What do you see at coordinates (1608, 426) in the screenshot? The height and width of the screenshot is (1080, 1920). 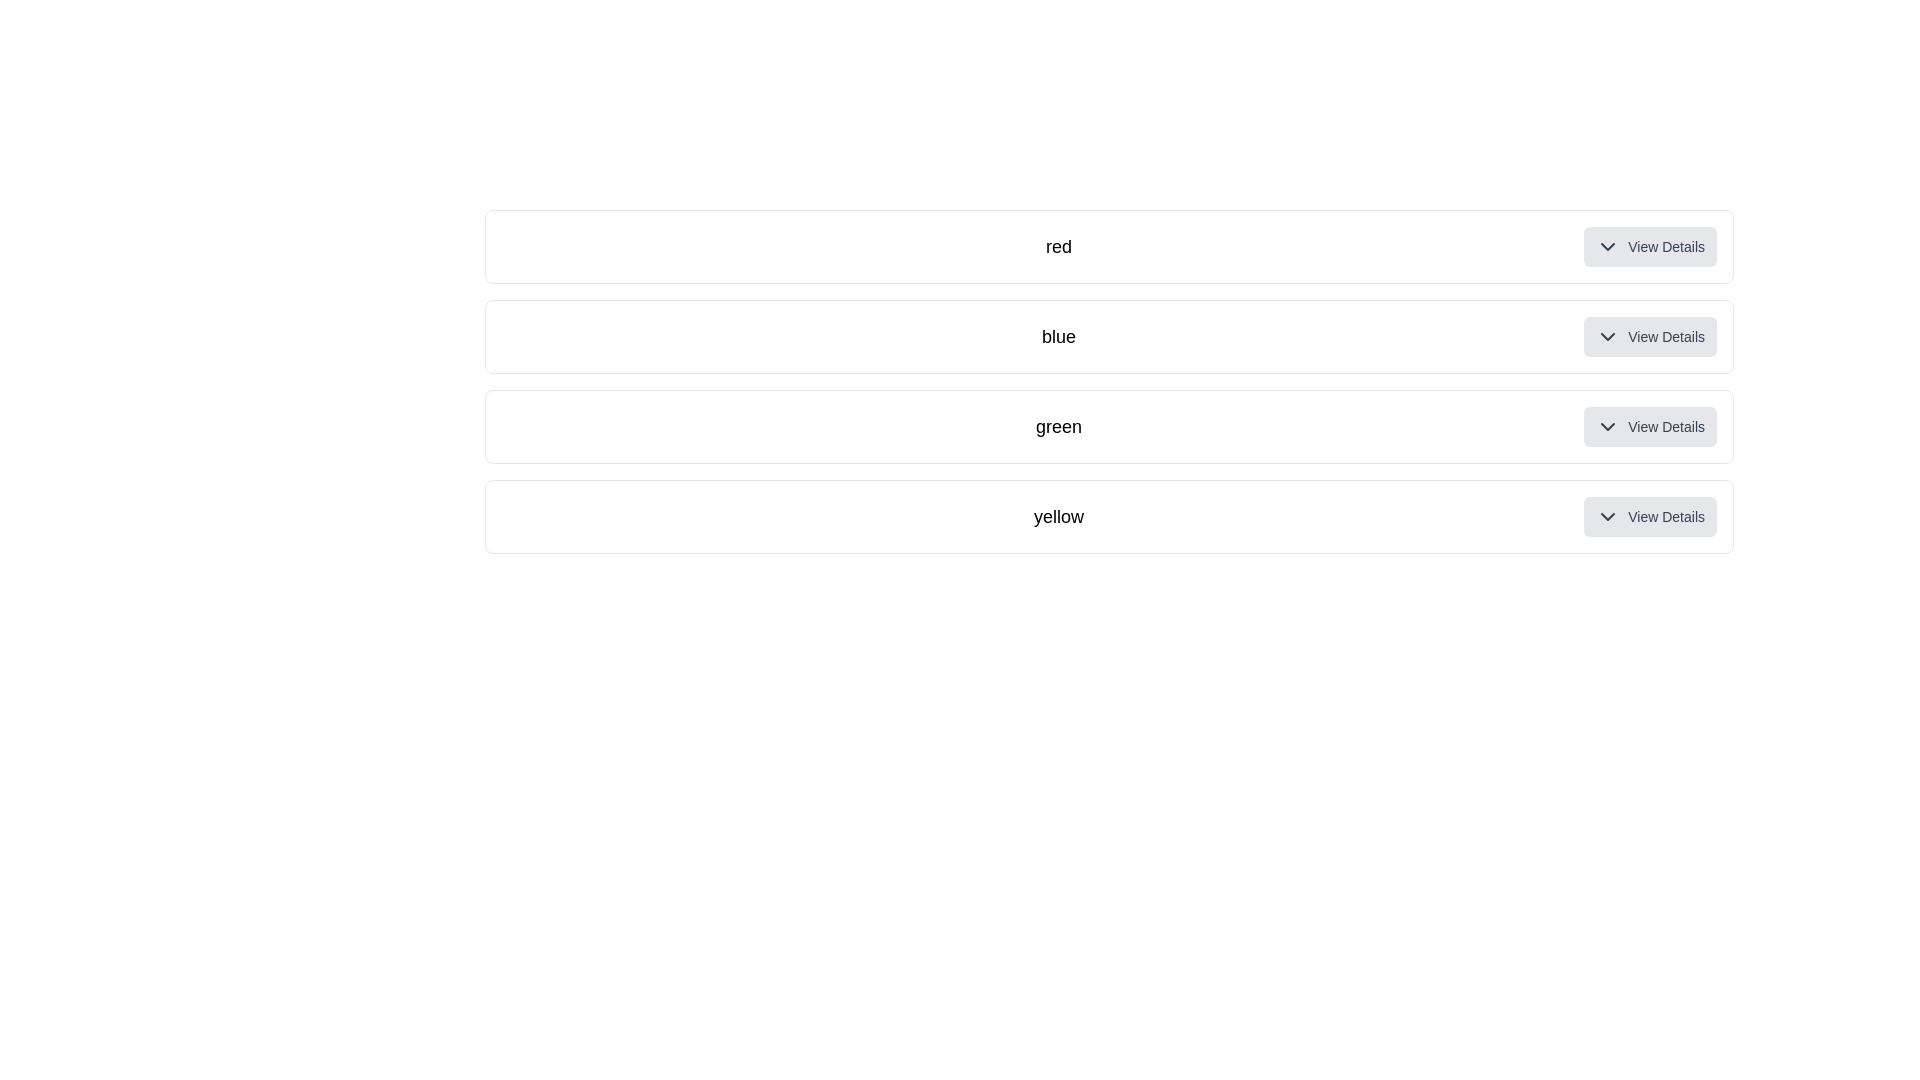 I see `the Dropdown indicator icon located in the third row, aligned to the left of the 'View Details' text label` at bounding box center [1608, 426].